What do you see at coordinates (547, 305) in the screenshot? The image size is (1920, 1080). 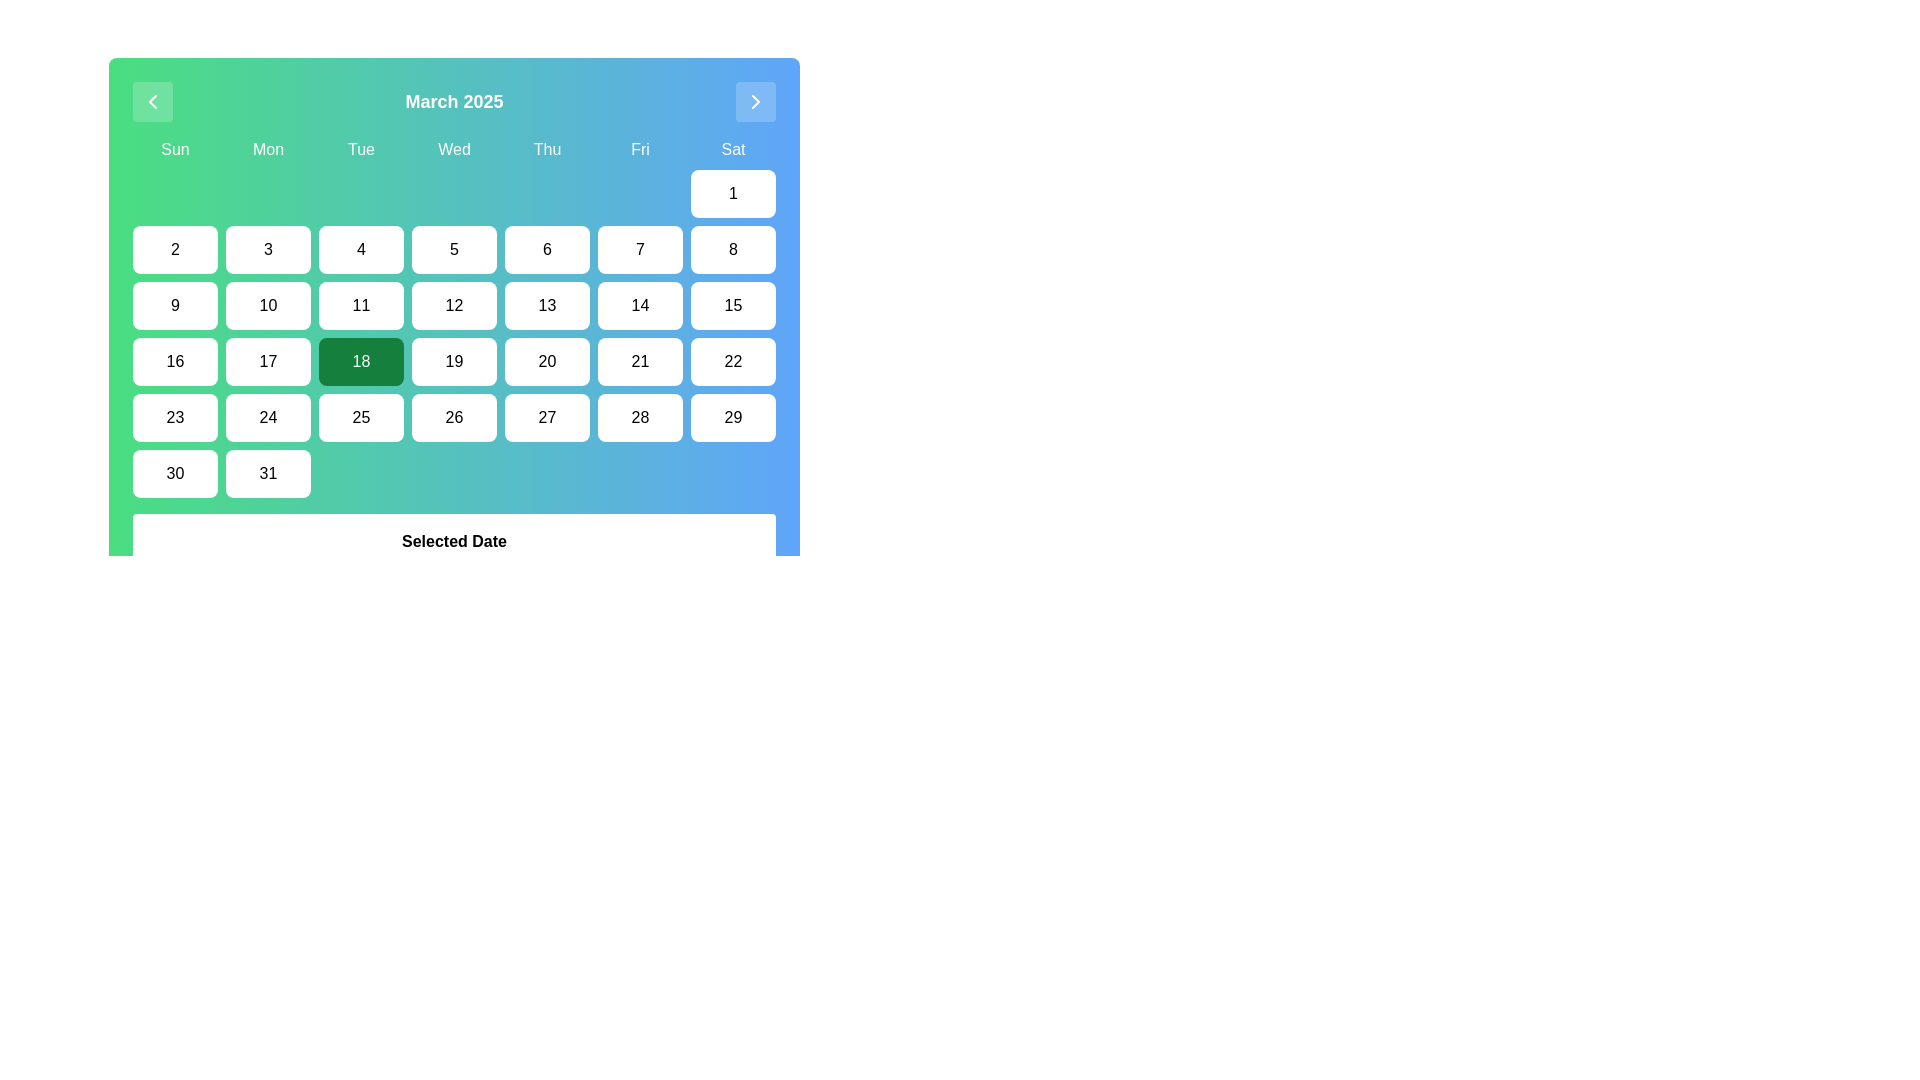 I see `the calendar button representing 'Thu' in the third row, fifth cell` at bounding box center [547, 305].